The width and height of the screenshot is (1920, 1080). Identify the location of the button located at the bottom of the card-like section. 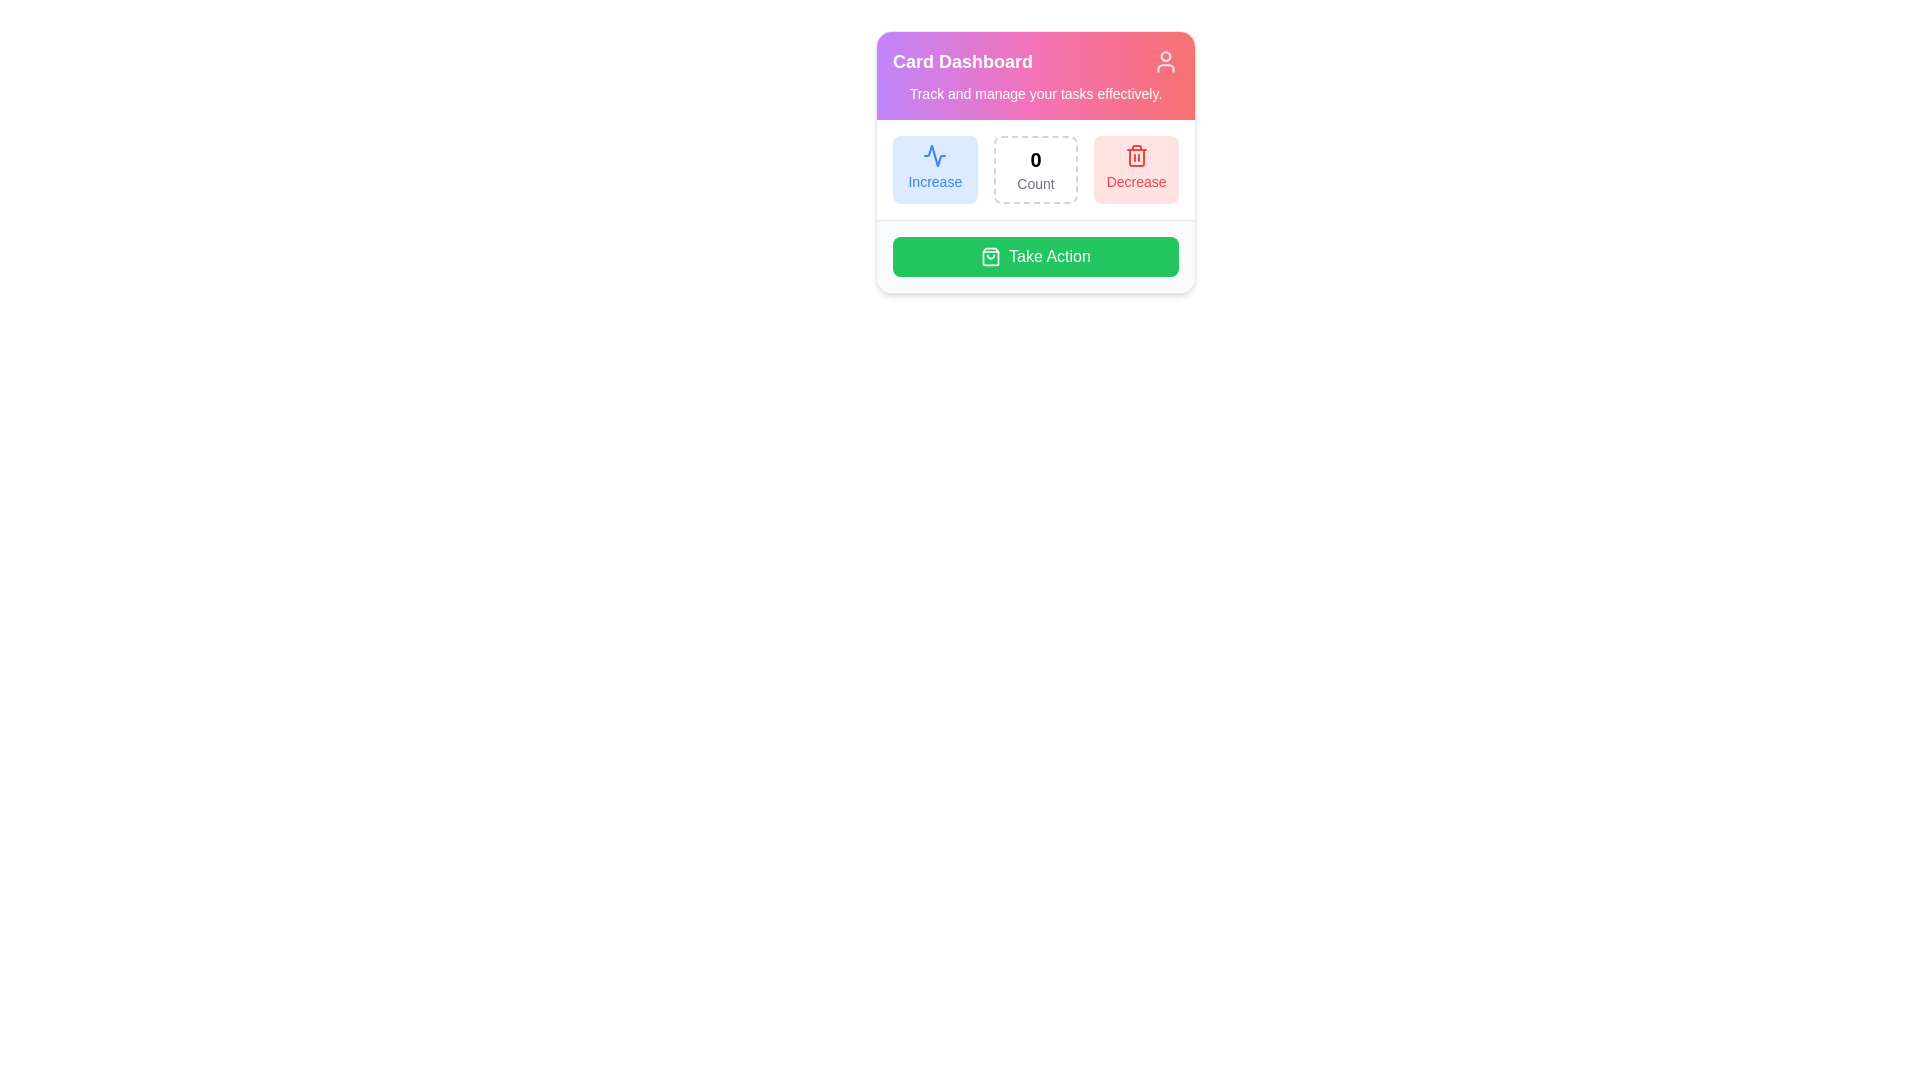
(1036, 256).